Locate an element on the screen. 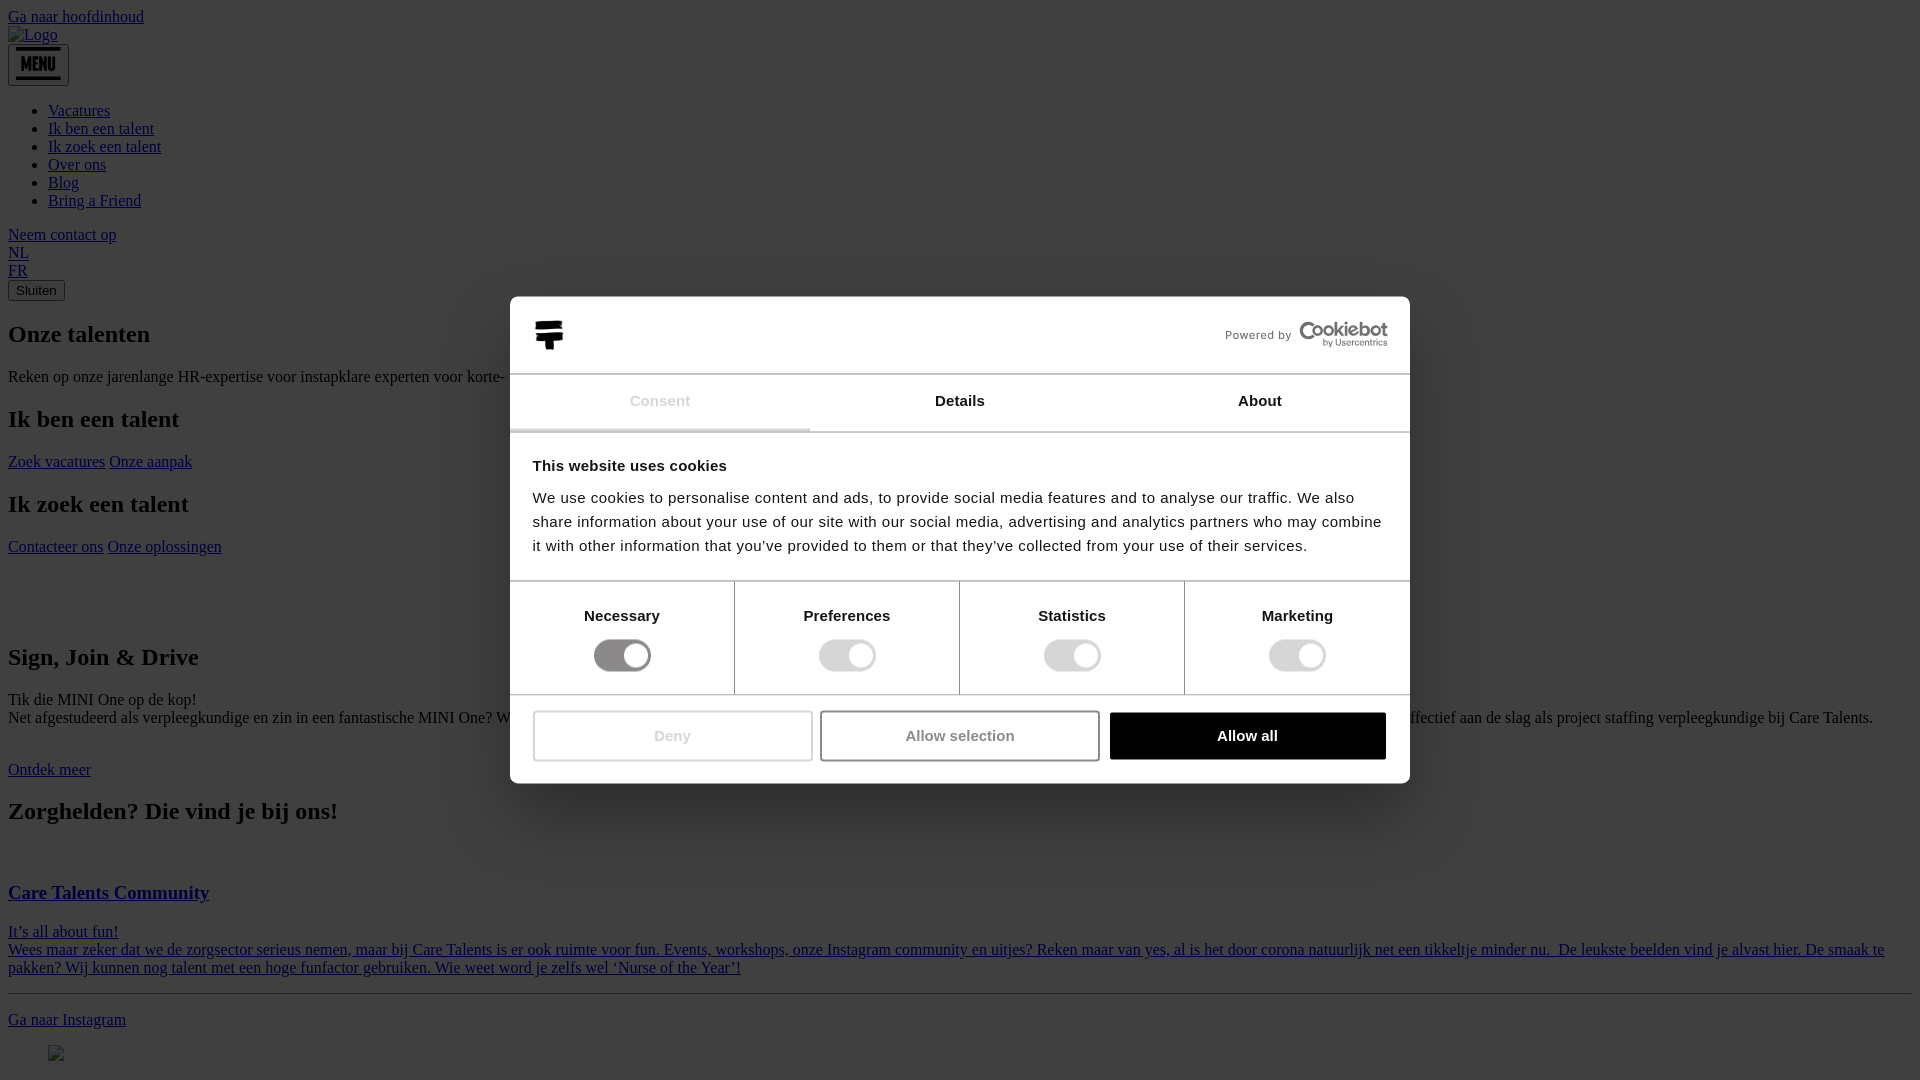 This screenshot has width=1920, height=1080. 'Deny' is located at coordinates (532, 735).